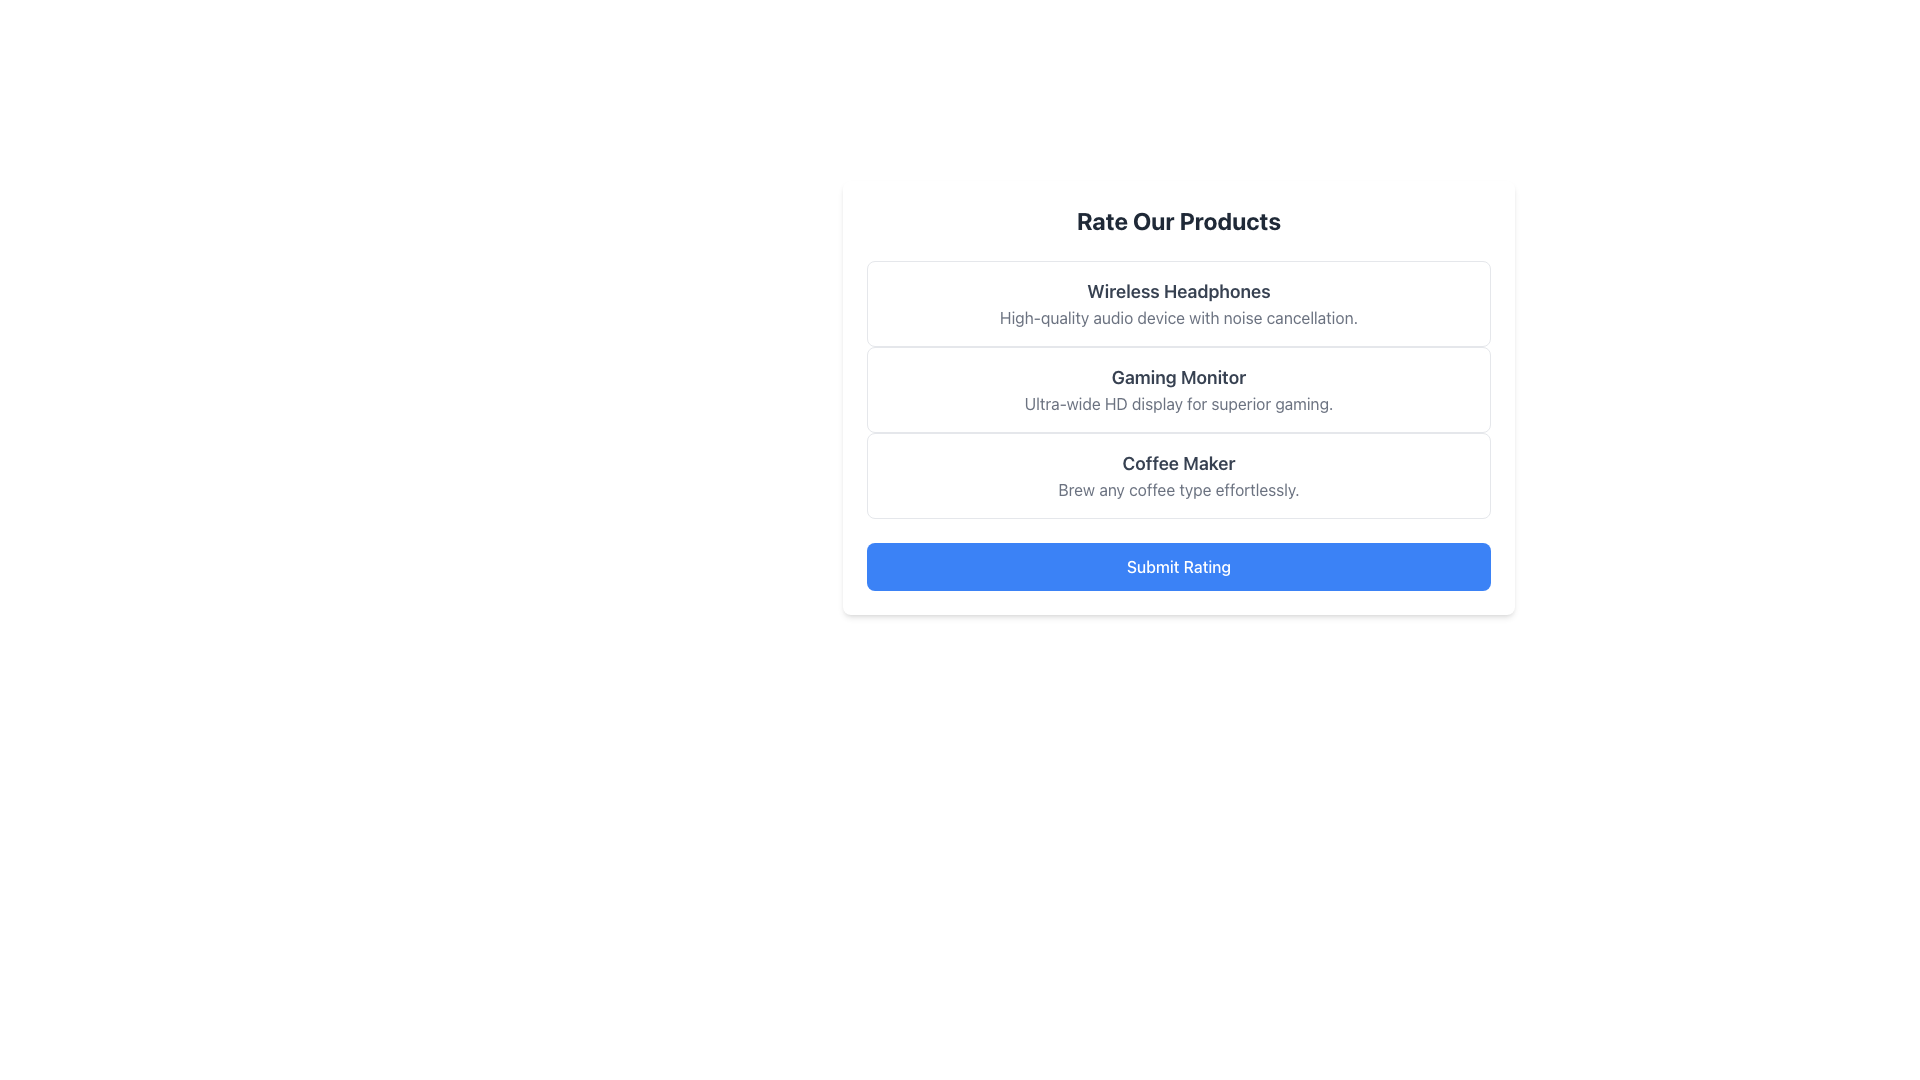  What do you see at coordinates (1179, 475) in the screenshot?
I see `the third display card representing a coffee maker in the product rating interface, located between the Gaming Monitor and the Submit Rating button` at bounding box center [1179, 475].